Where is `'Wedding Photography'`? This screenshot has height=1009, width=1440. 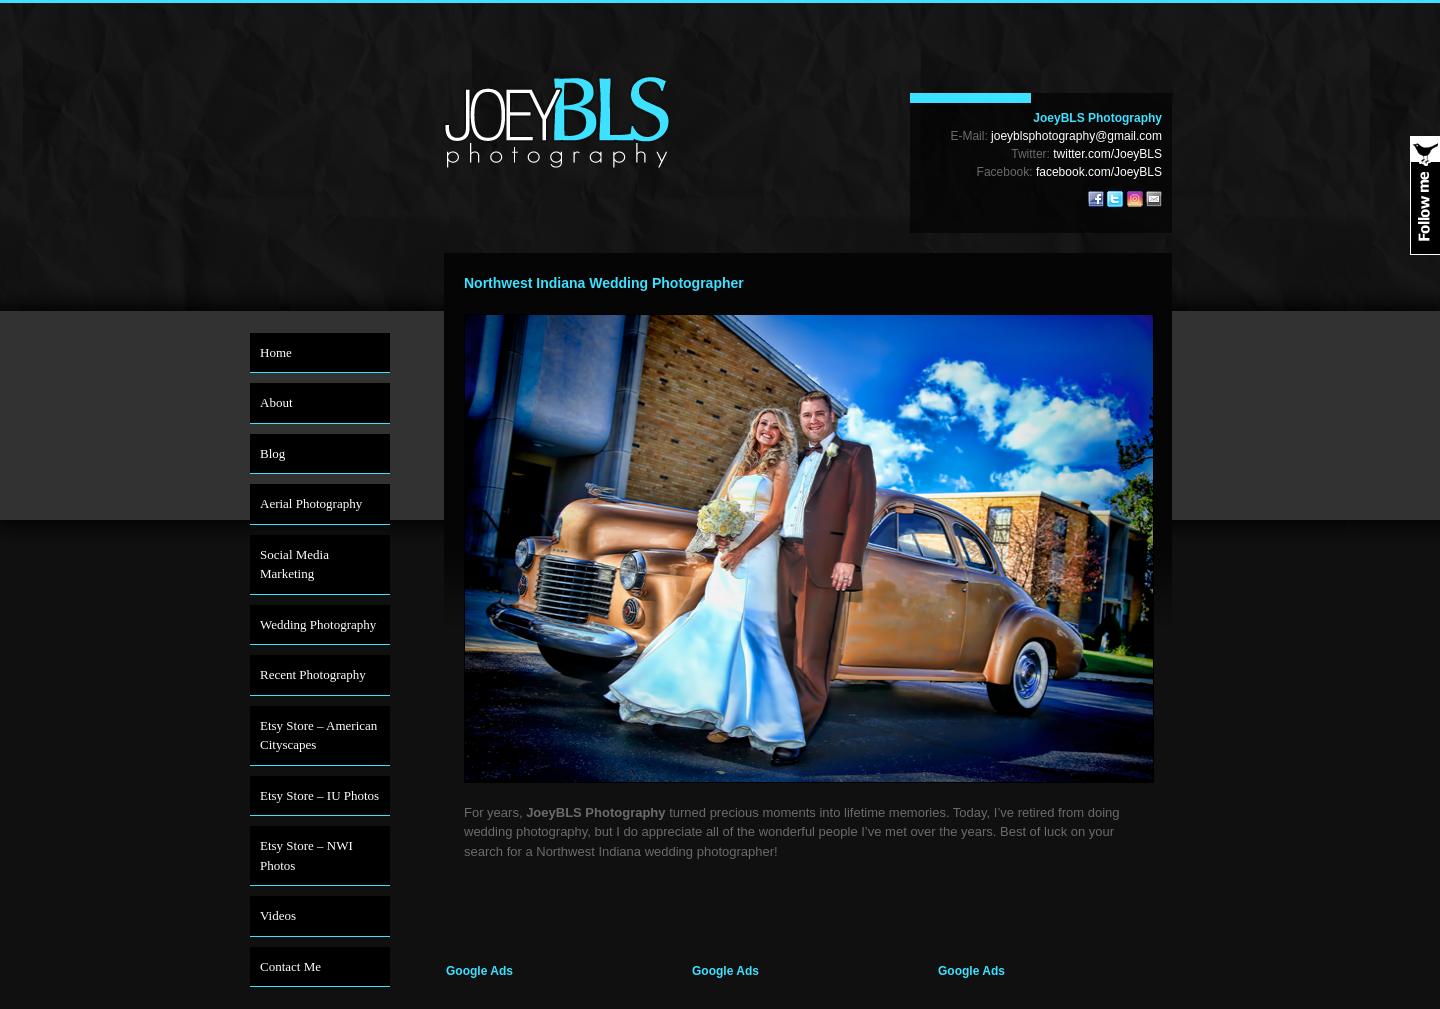 'Wedding Photography' is located at coordinates (317, 623).